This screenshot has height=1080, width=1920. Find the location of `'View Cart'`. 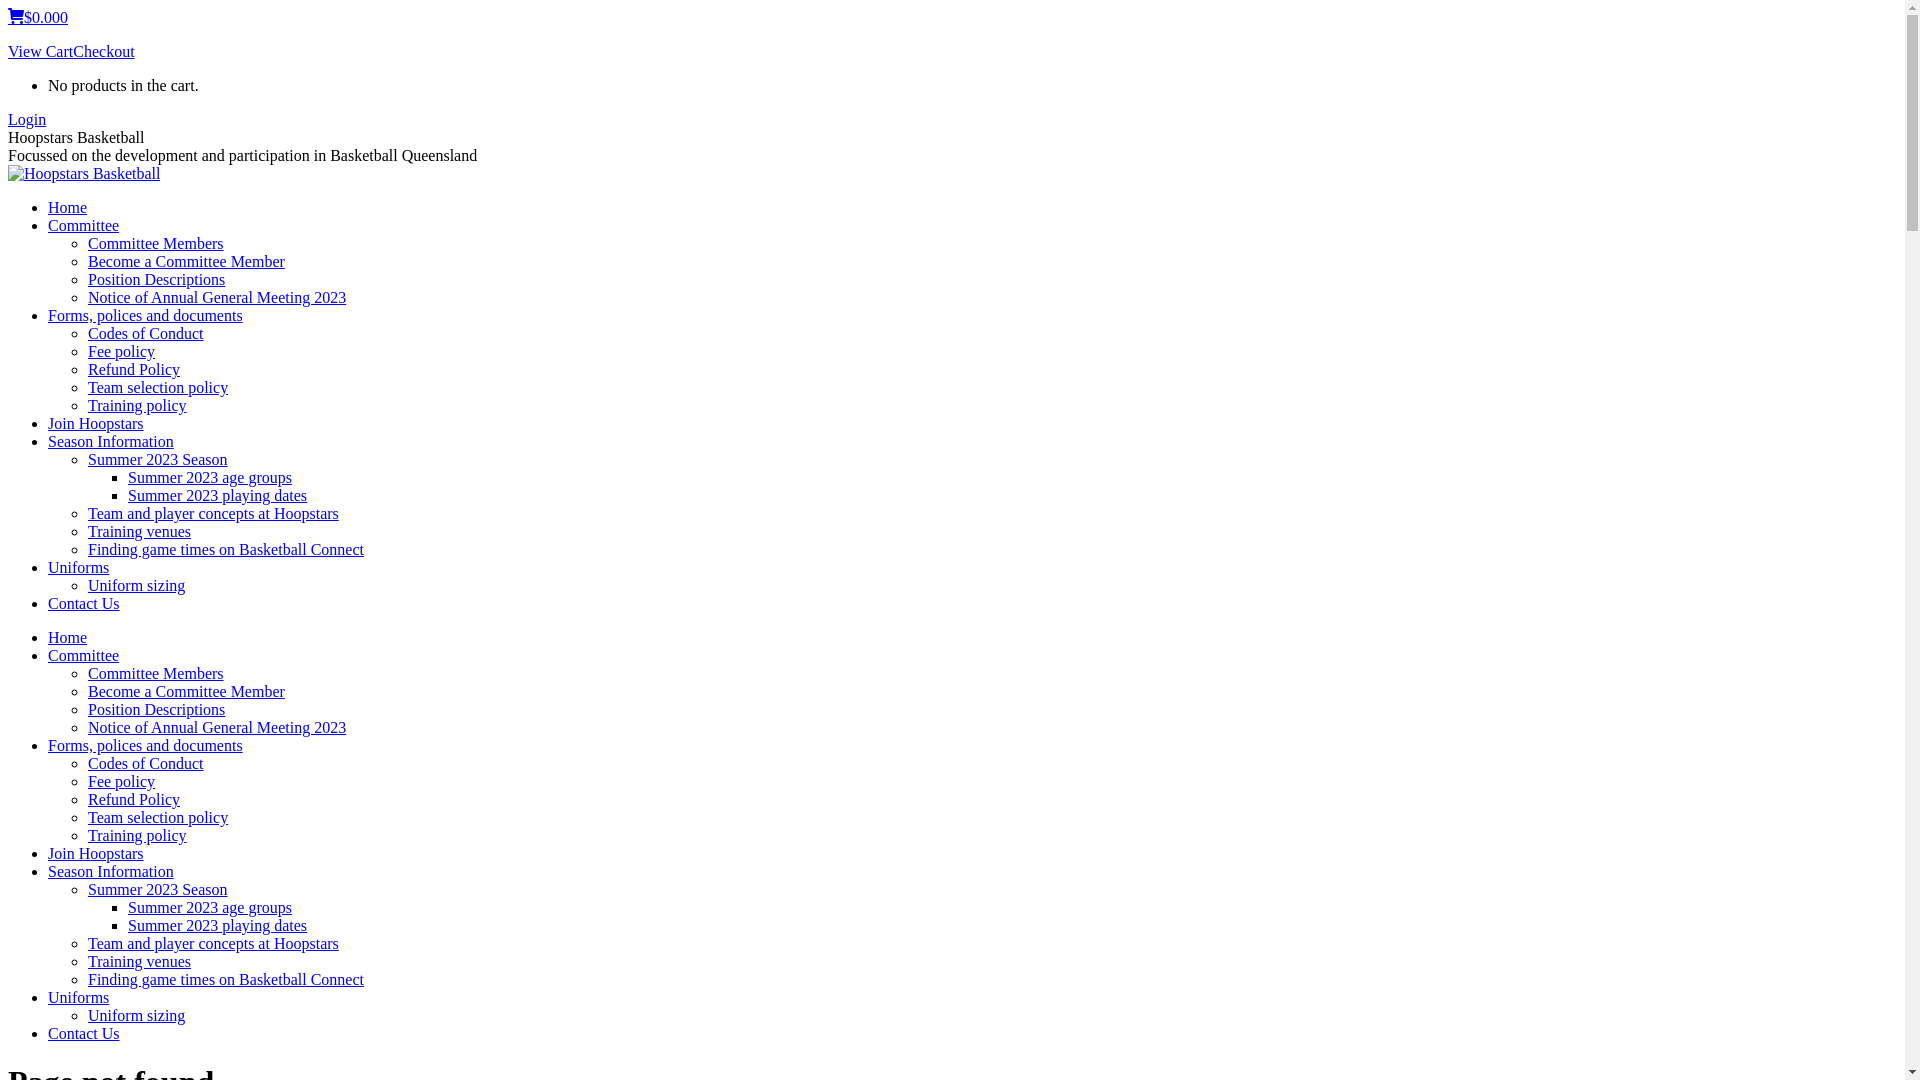

'View Cart' is located at coordinates (40, 50).